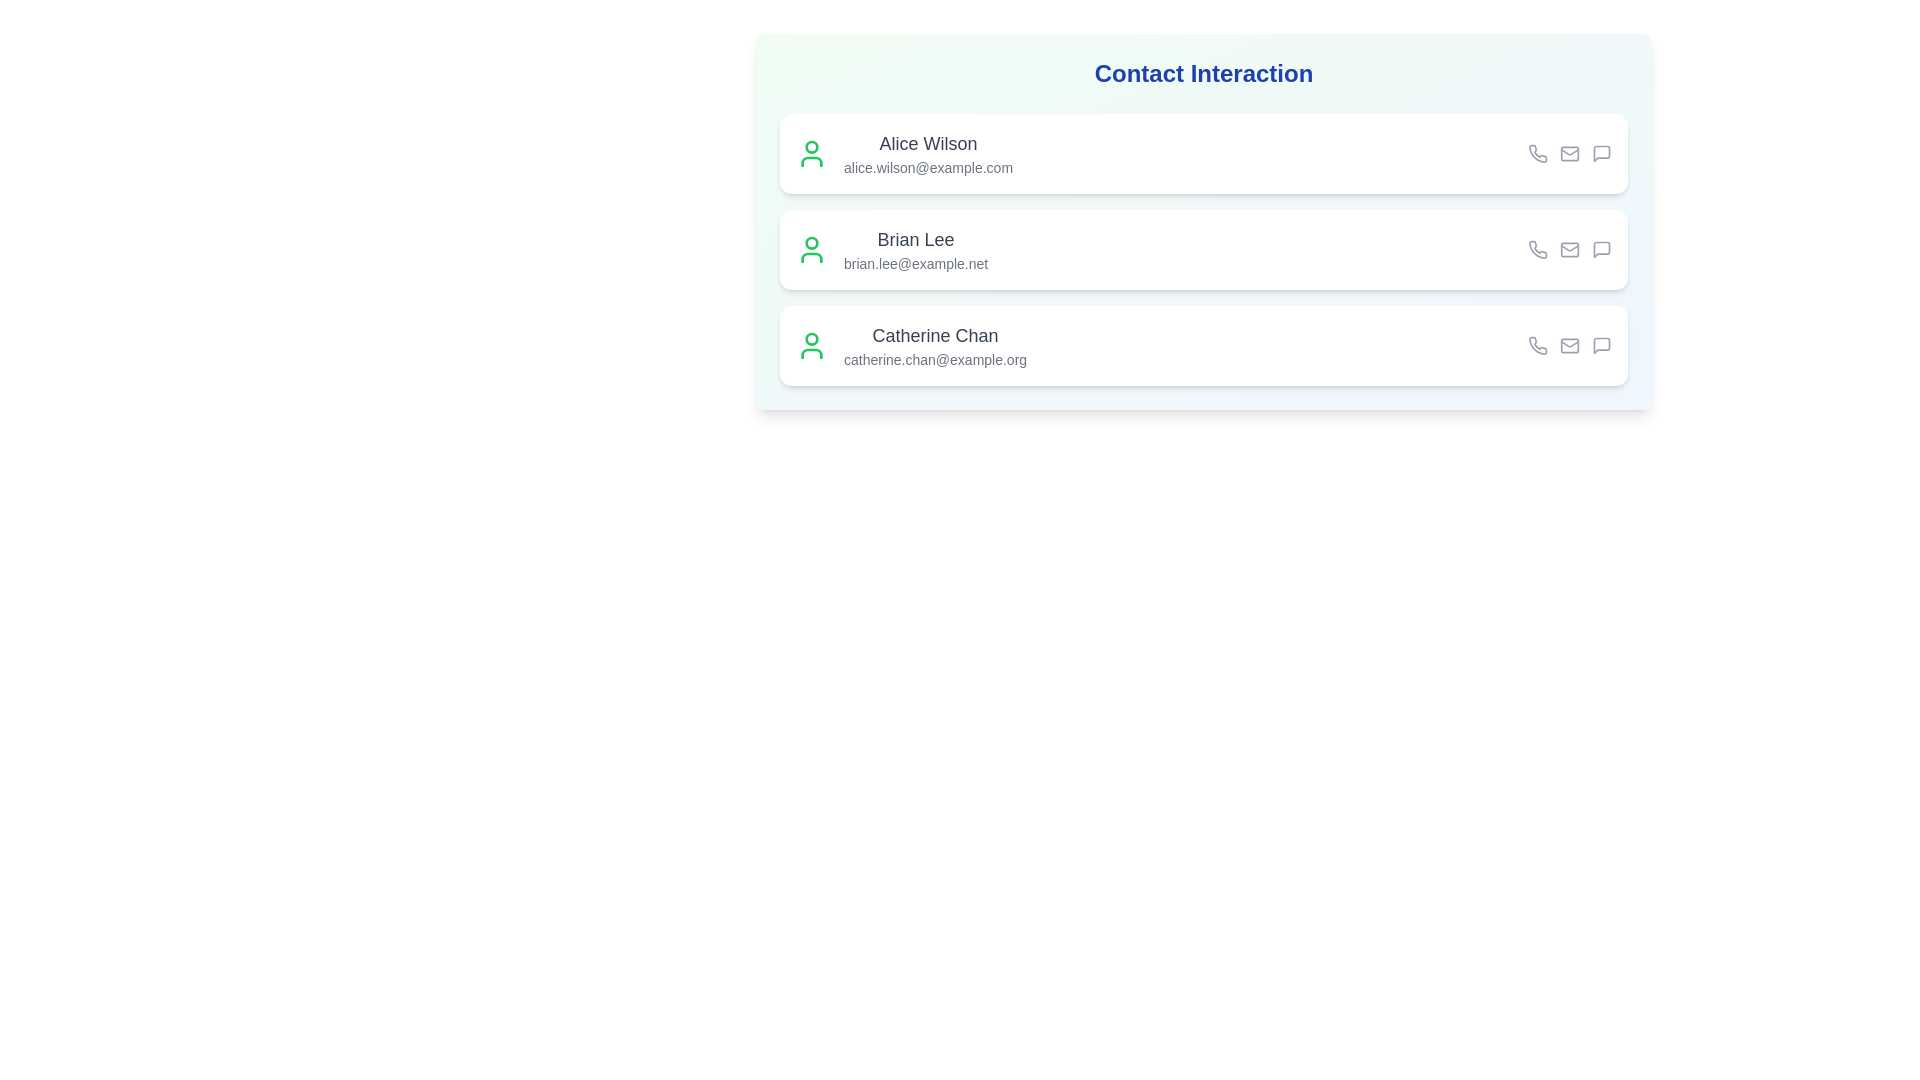 The width and height of the screenshot is (1920, 1080). Describe the element at coordinates (1568, 345) in the screenshot. I see `the email icon for the contact Catherine Chan` at that location.